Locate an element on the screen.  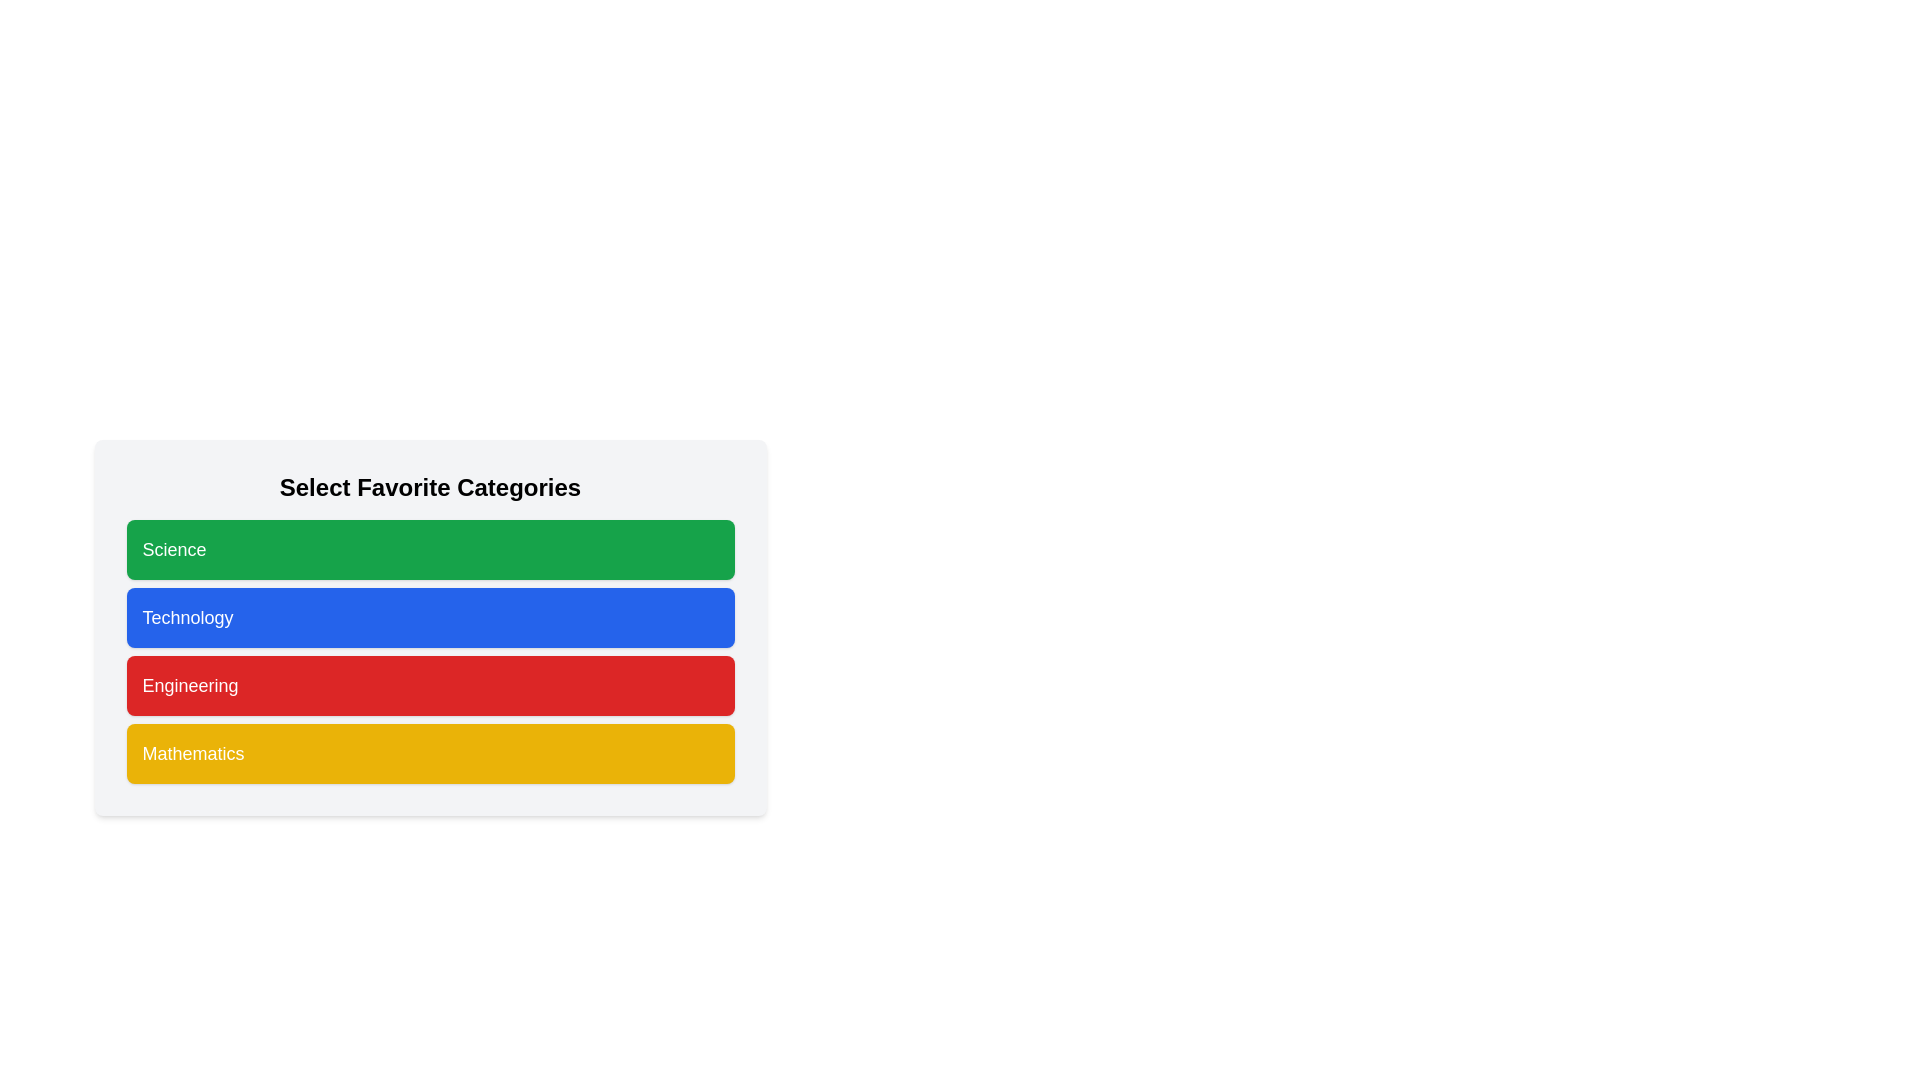
the selectable card or button for the 'Technology' category, which is the second element in a vertical list of four items under the 'Select Favorite Categories' title is located at coordinates (429, 651).